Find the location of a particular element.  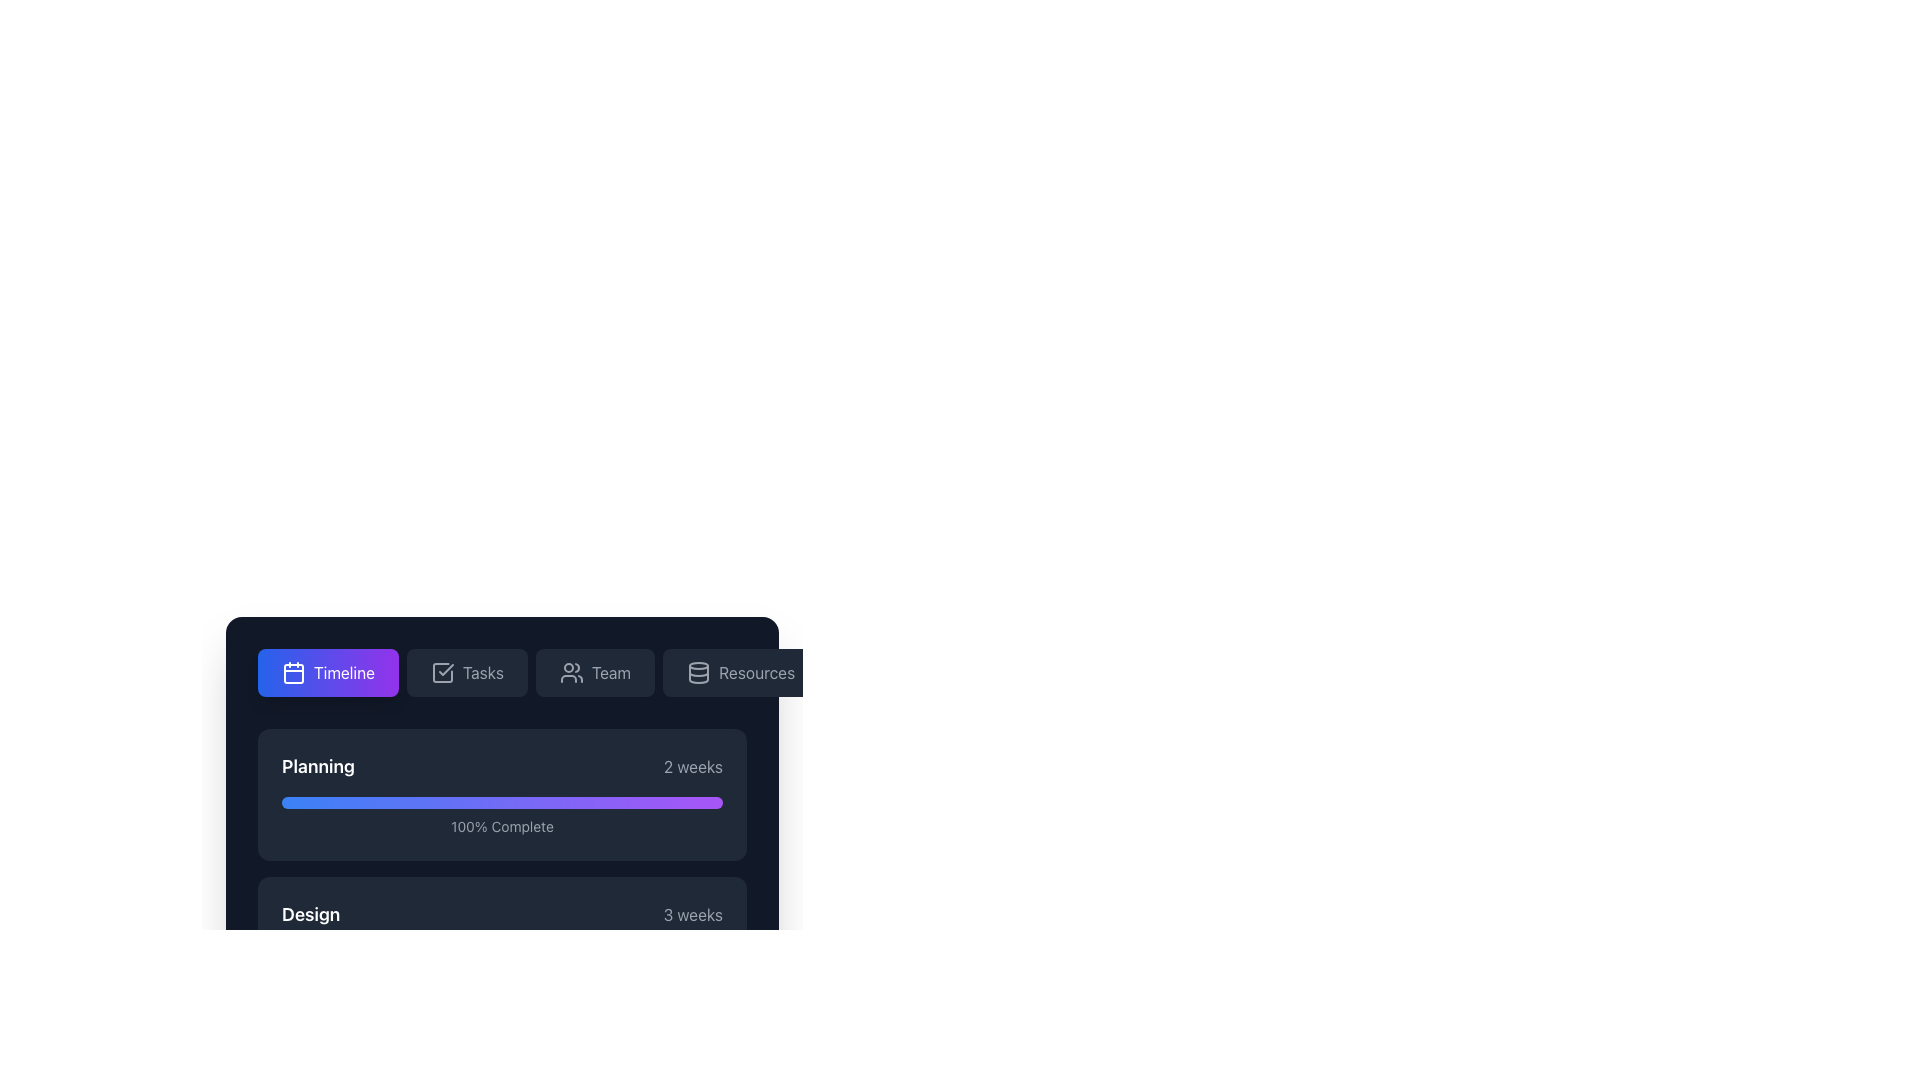

the 'Tasks' button, which is a dark gray rectangle with light gray text and a checkmark outline, located in the navigation bar to trigger visual effects is located at coordinates (466, 672).